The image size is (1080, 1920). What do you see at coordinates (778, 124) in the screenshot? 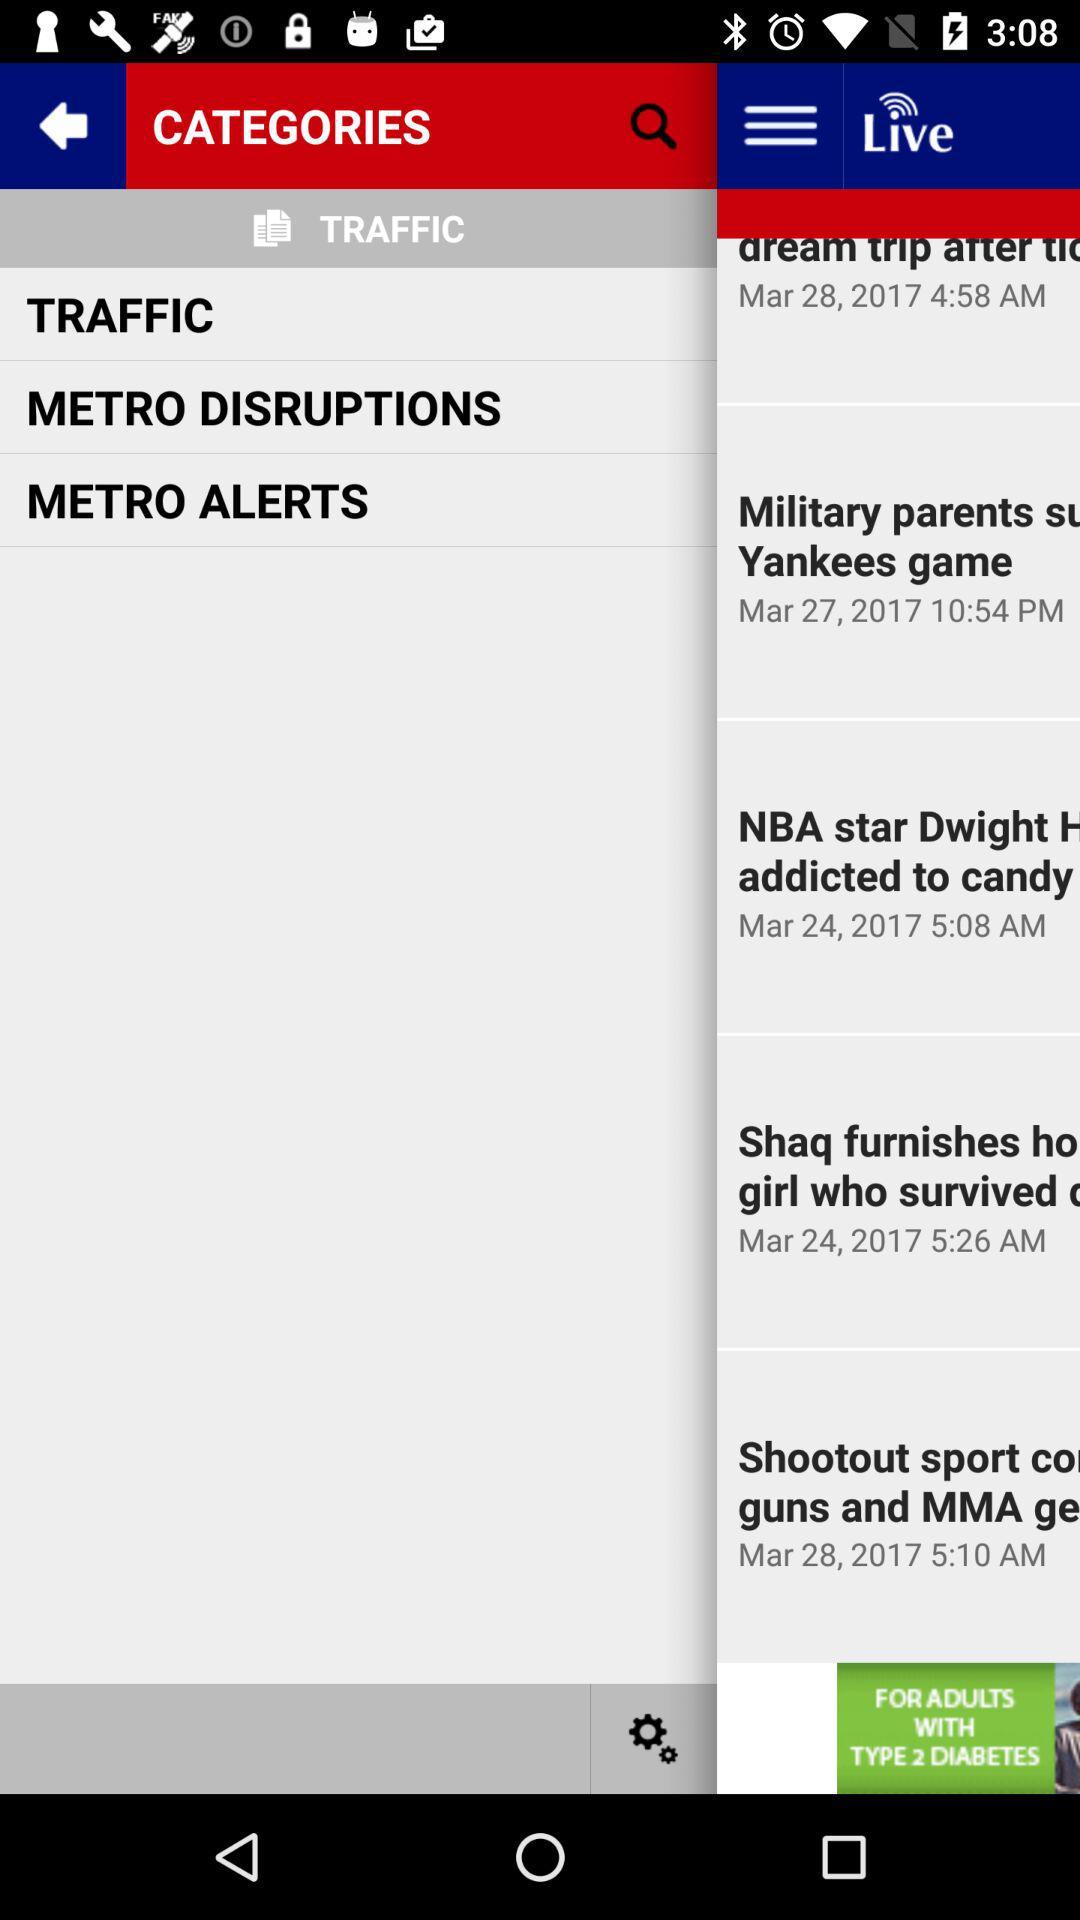
I see `the menu icon` at bounding box center [778, 124].